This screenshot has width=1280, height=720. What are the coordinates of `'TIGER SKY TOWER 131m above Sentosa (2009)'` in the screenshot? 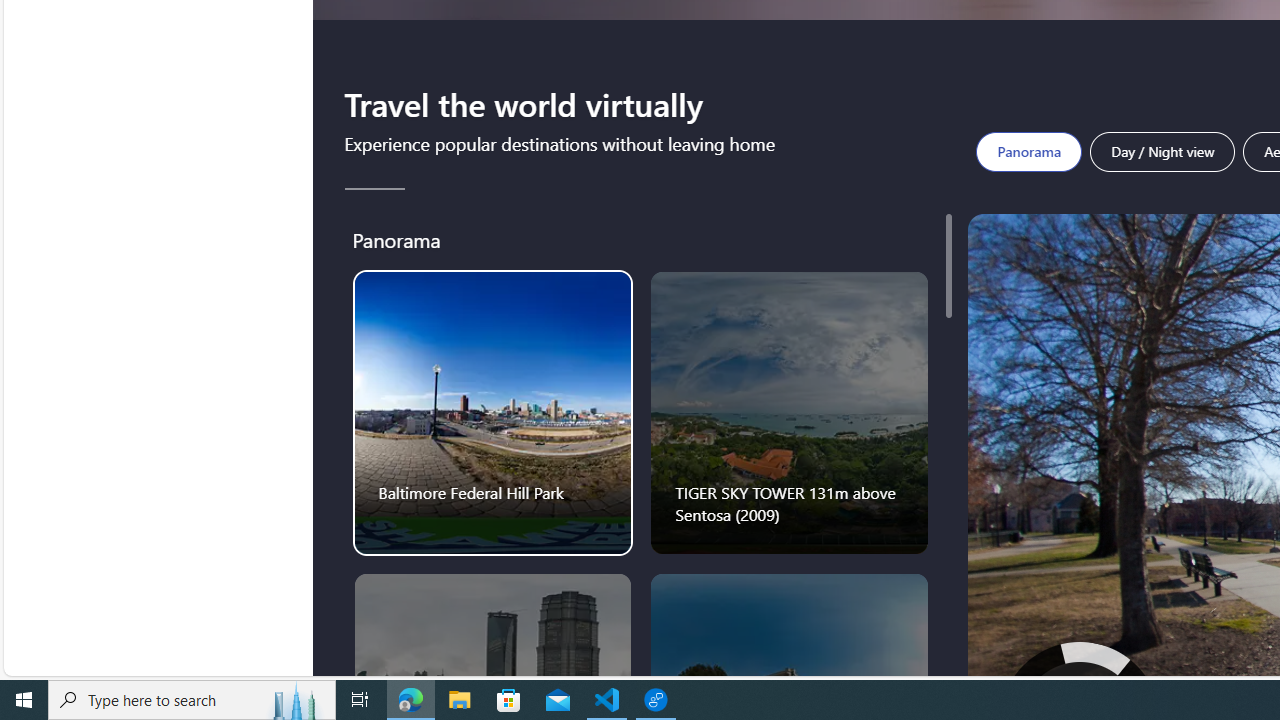 It's located at (789, 411).